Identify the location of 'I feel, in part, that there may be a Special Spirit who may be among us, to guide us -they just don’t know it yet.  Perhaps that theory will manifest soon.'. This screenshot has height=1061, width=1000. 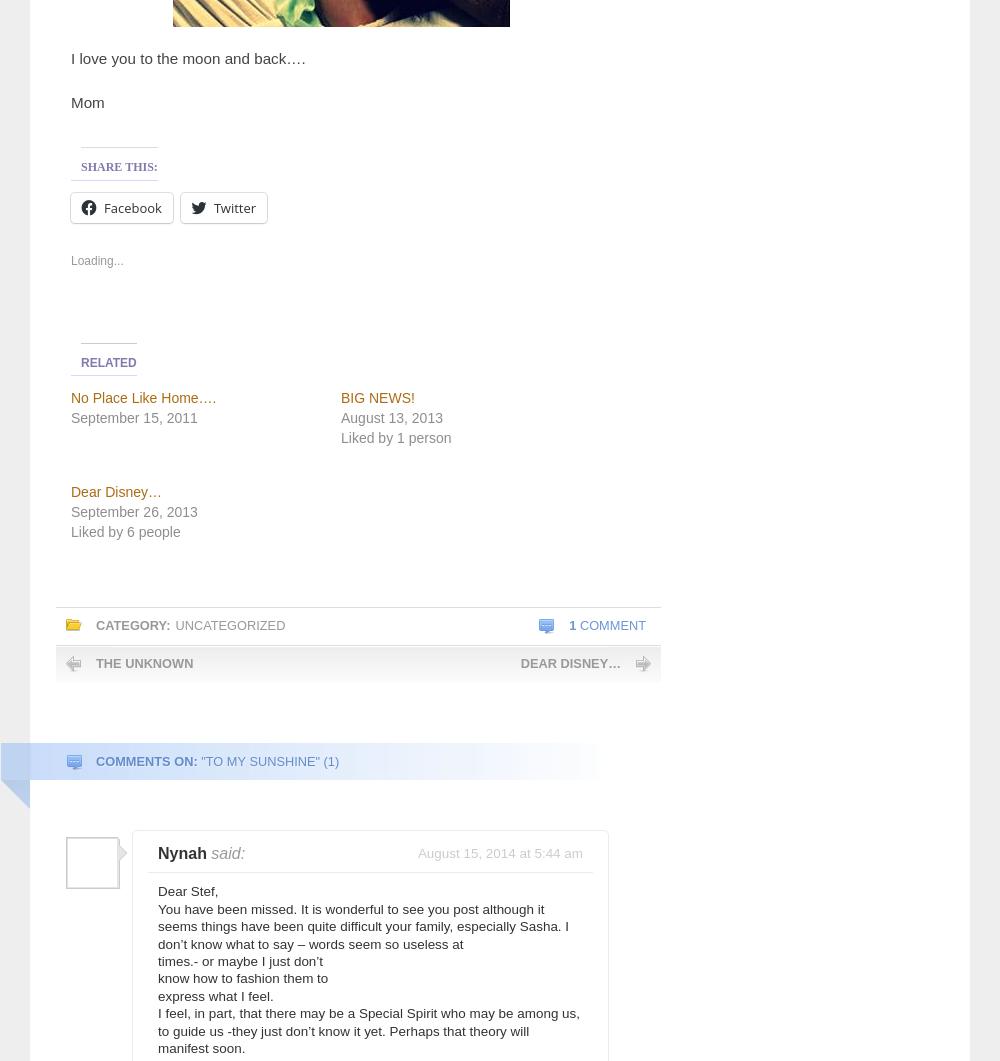
(368, 1029).